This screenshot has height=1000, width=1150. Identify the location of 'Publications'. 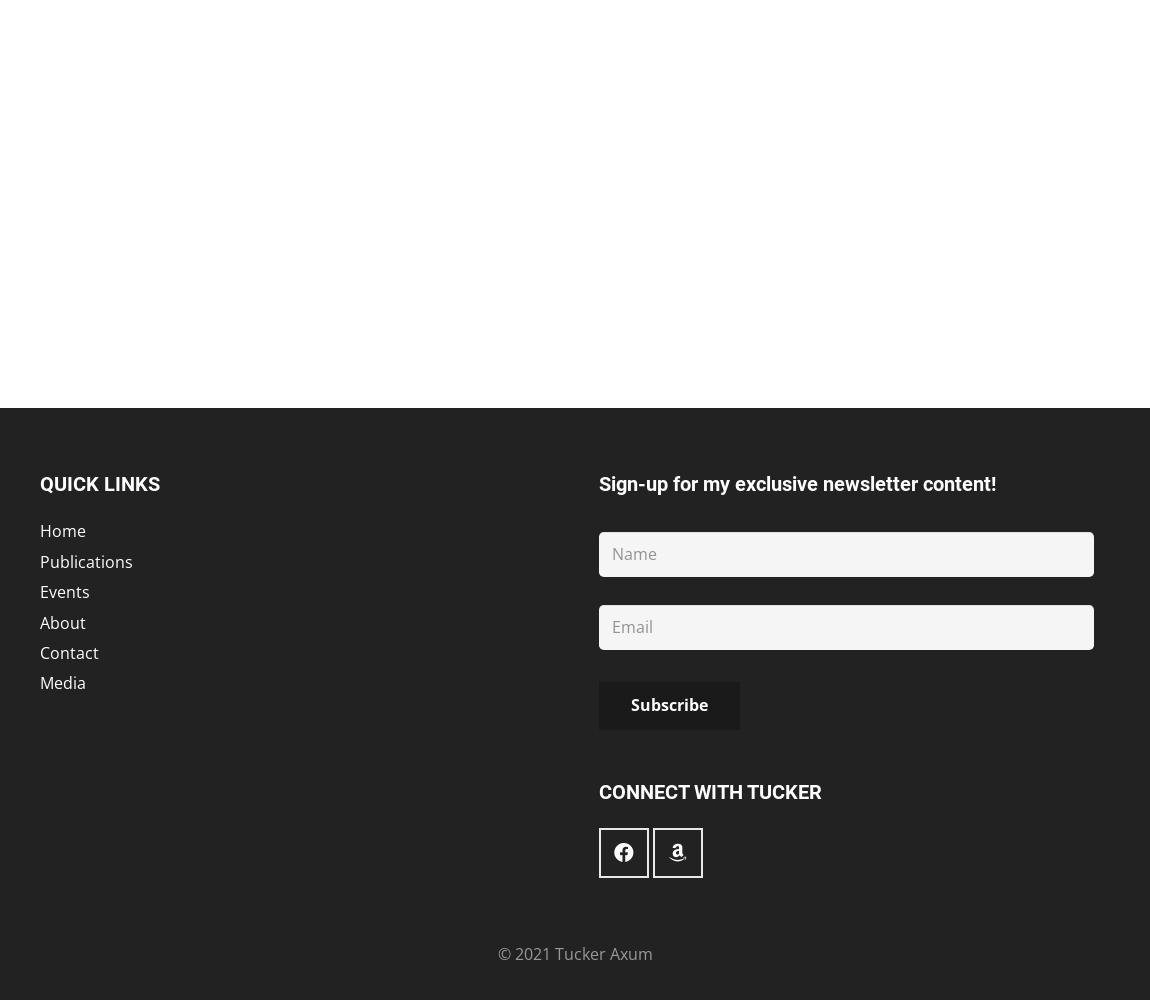
(85, 561).